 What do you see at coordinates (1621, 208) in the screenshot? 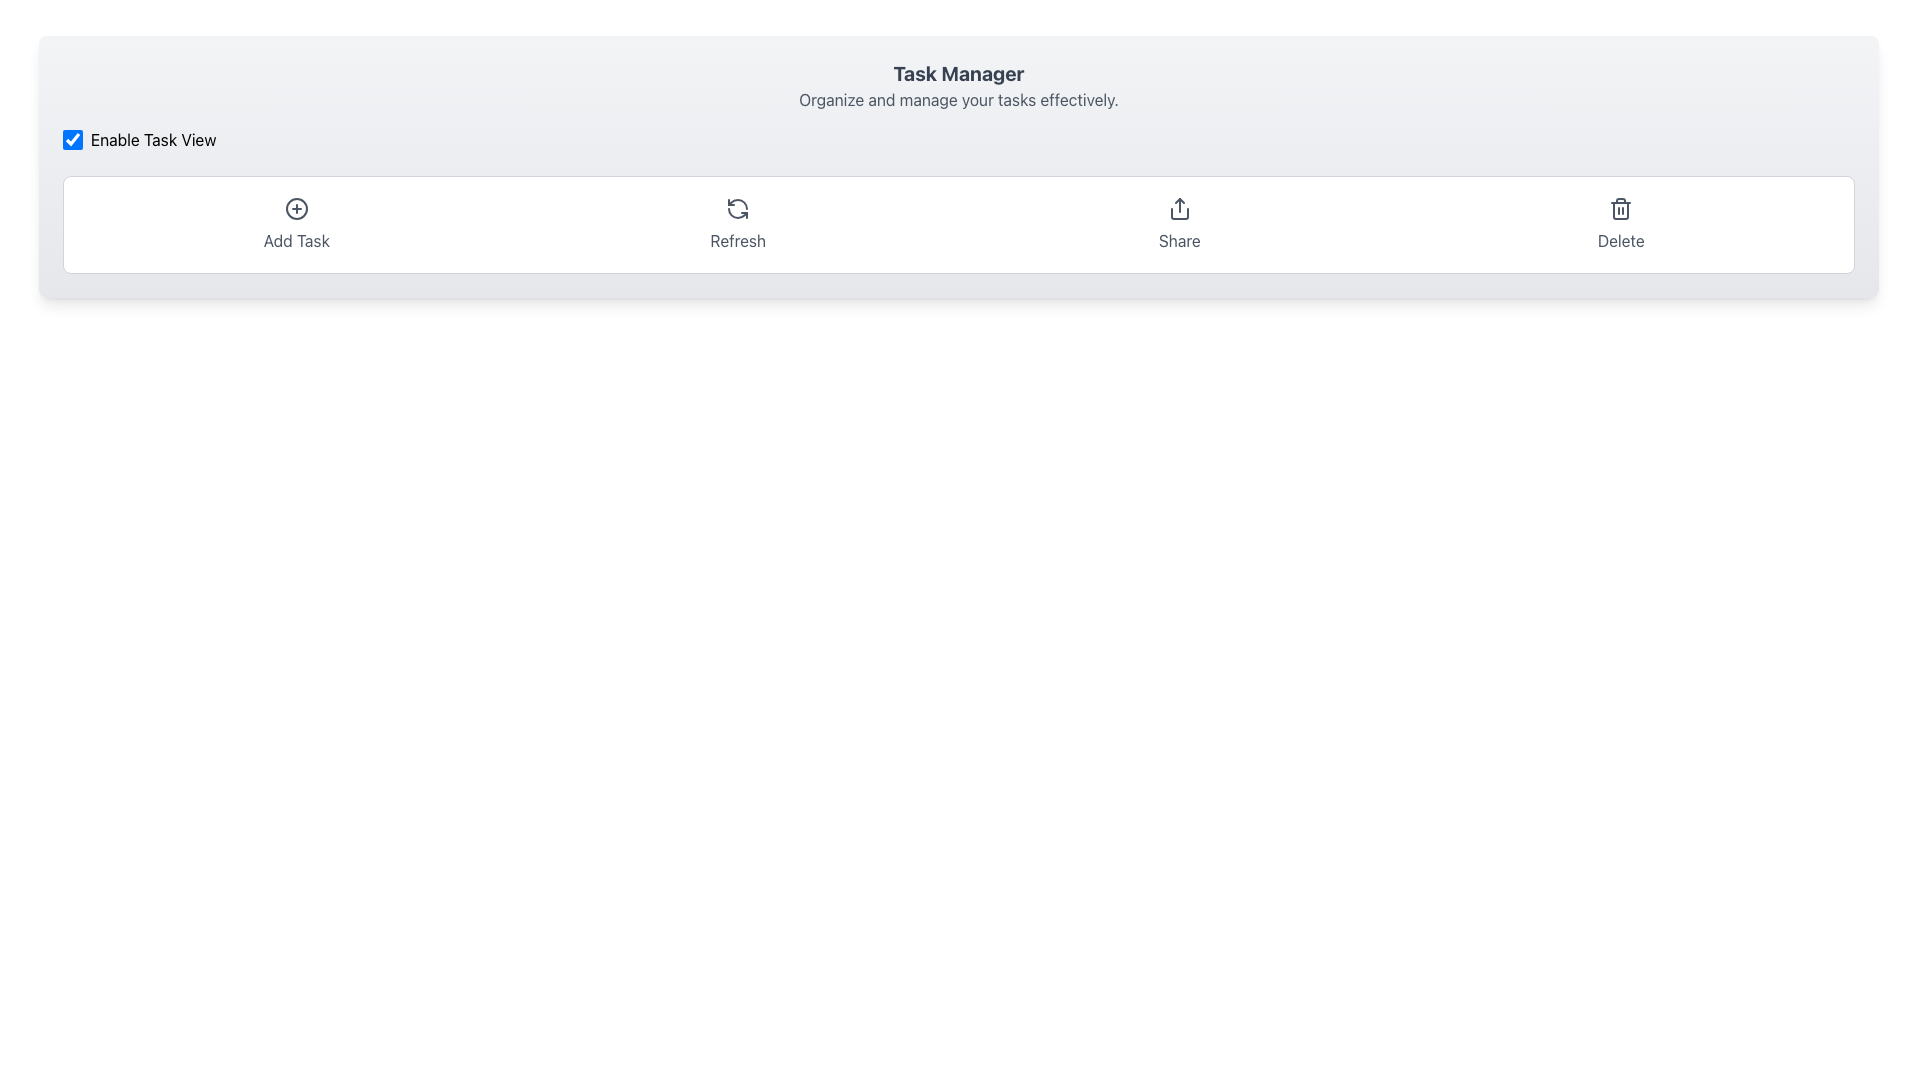
I see `the delete icon button located at the furthest right end of the horizontal button row` at bounding box center [1621, 208].